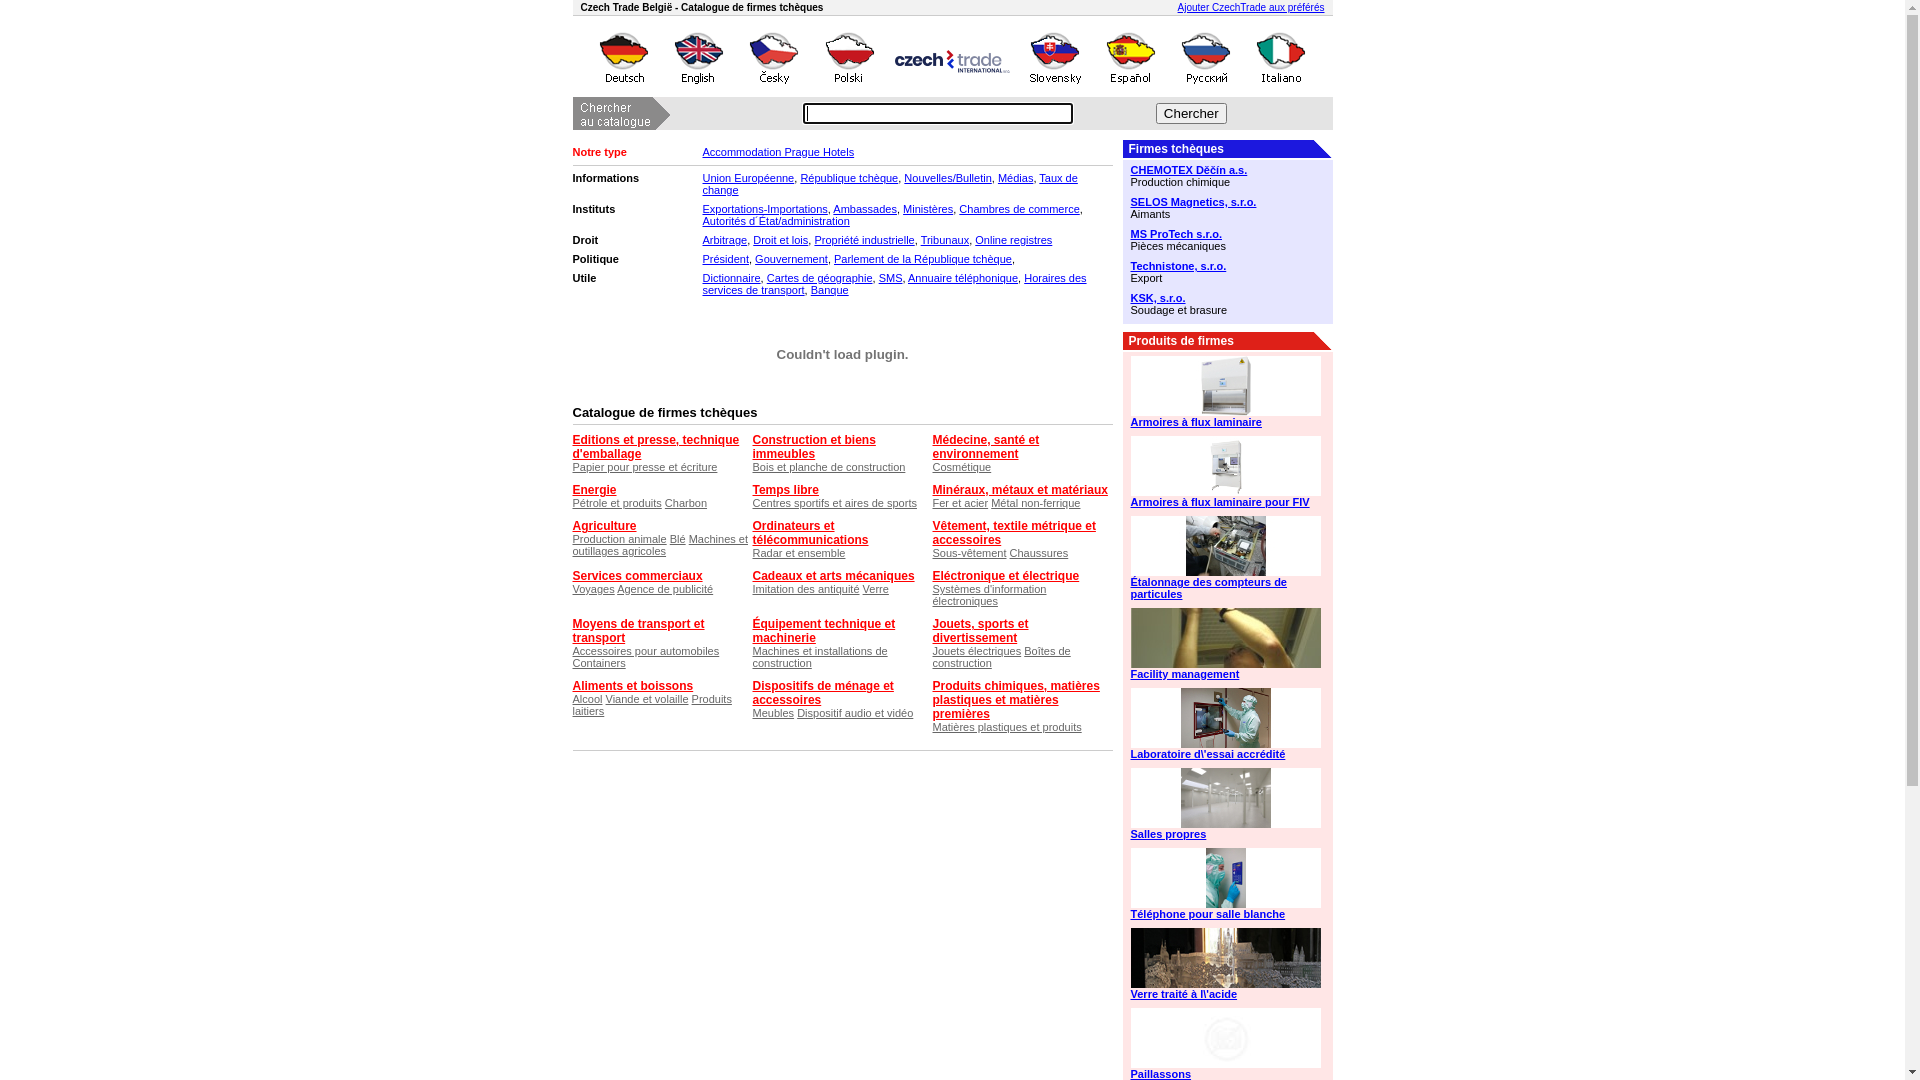 The image size is (1920, 1080). Describe the element at coordinates (570, 697) in the screenshot. I see `'Alcool'` at that location.